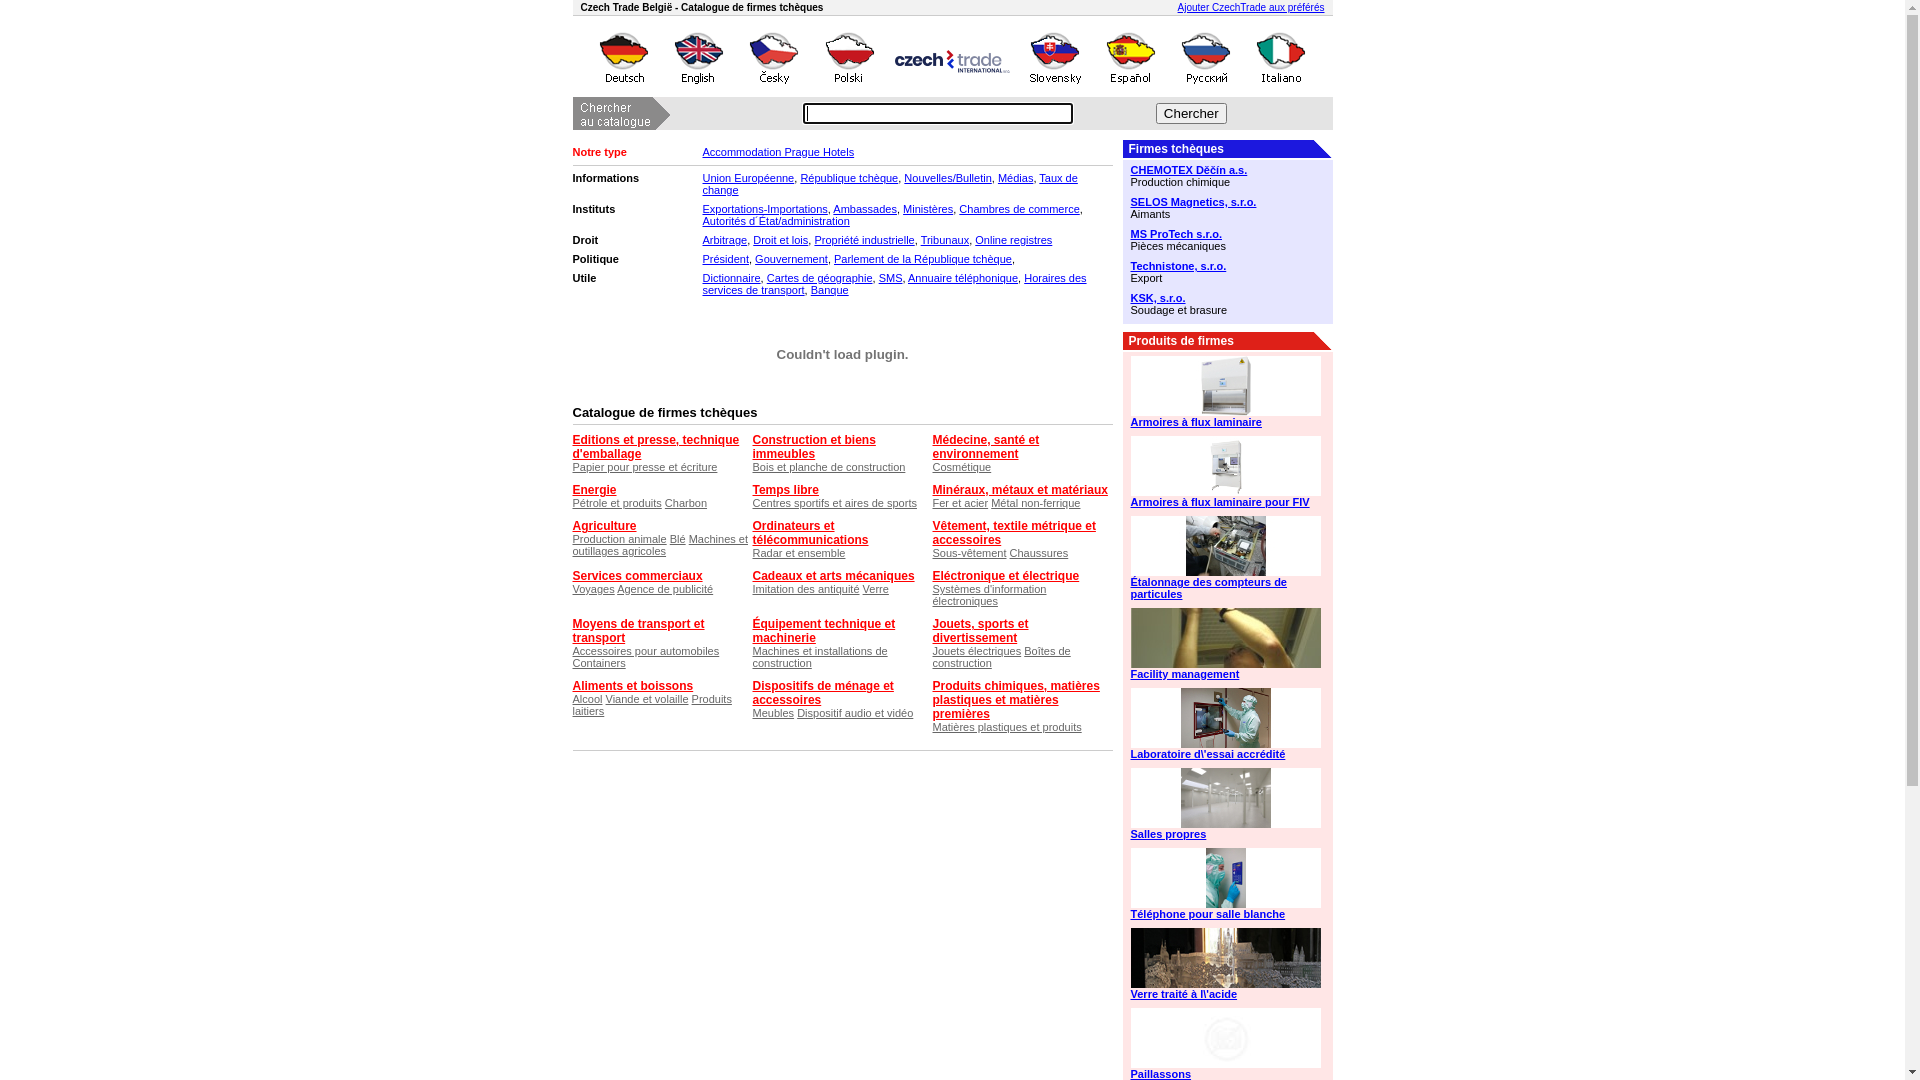 The image size is (1920, 1080). Describe the element at coordinates (570, 697) in the screenshot. I see `'Alcool'` at that location.